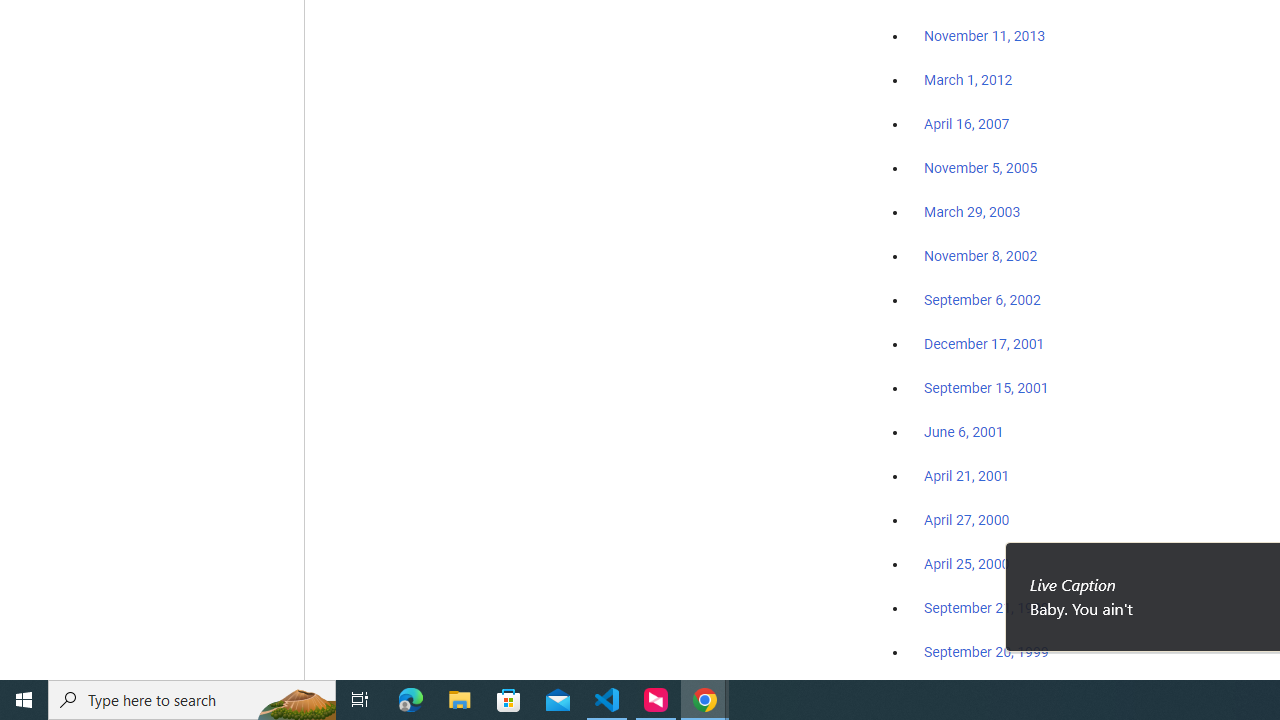  Describe the element at coordinates (963, 431) in the screenshot. I see `'June 6, 2001'` at that location.